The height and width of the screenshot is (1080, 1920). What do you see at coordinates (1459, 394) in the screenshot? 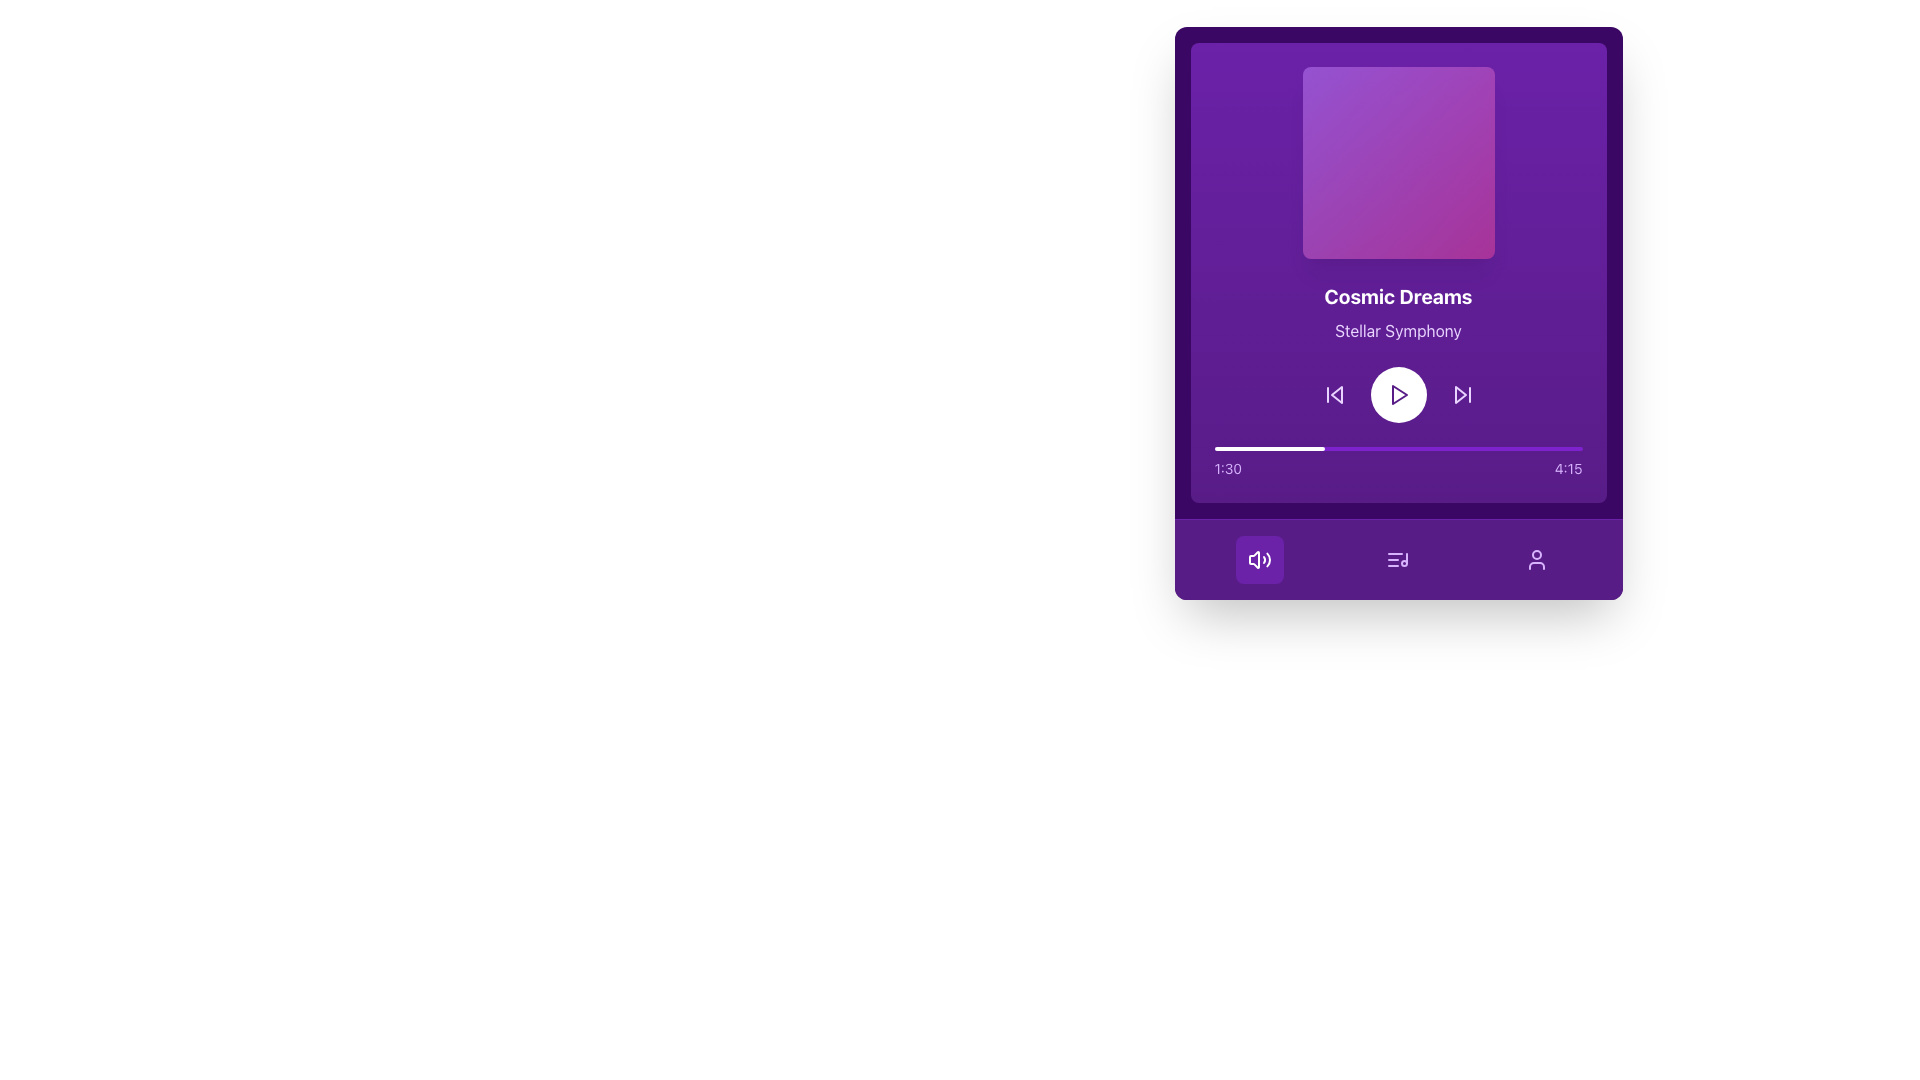
I see `the left component of the 'skip forward' button in the media player interface` at bounding box center [1459, 394].